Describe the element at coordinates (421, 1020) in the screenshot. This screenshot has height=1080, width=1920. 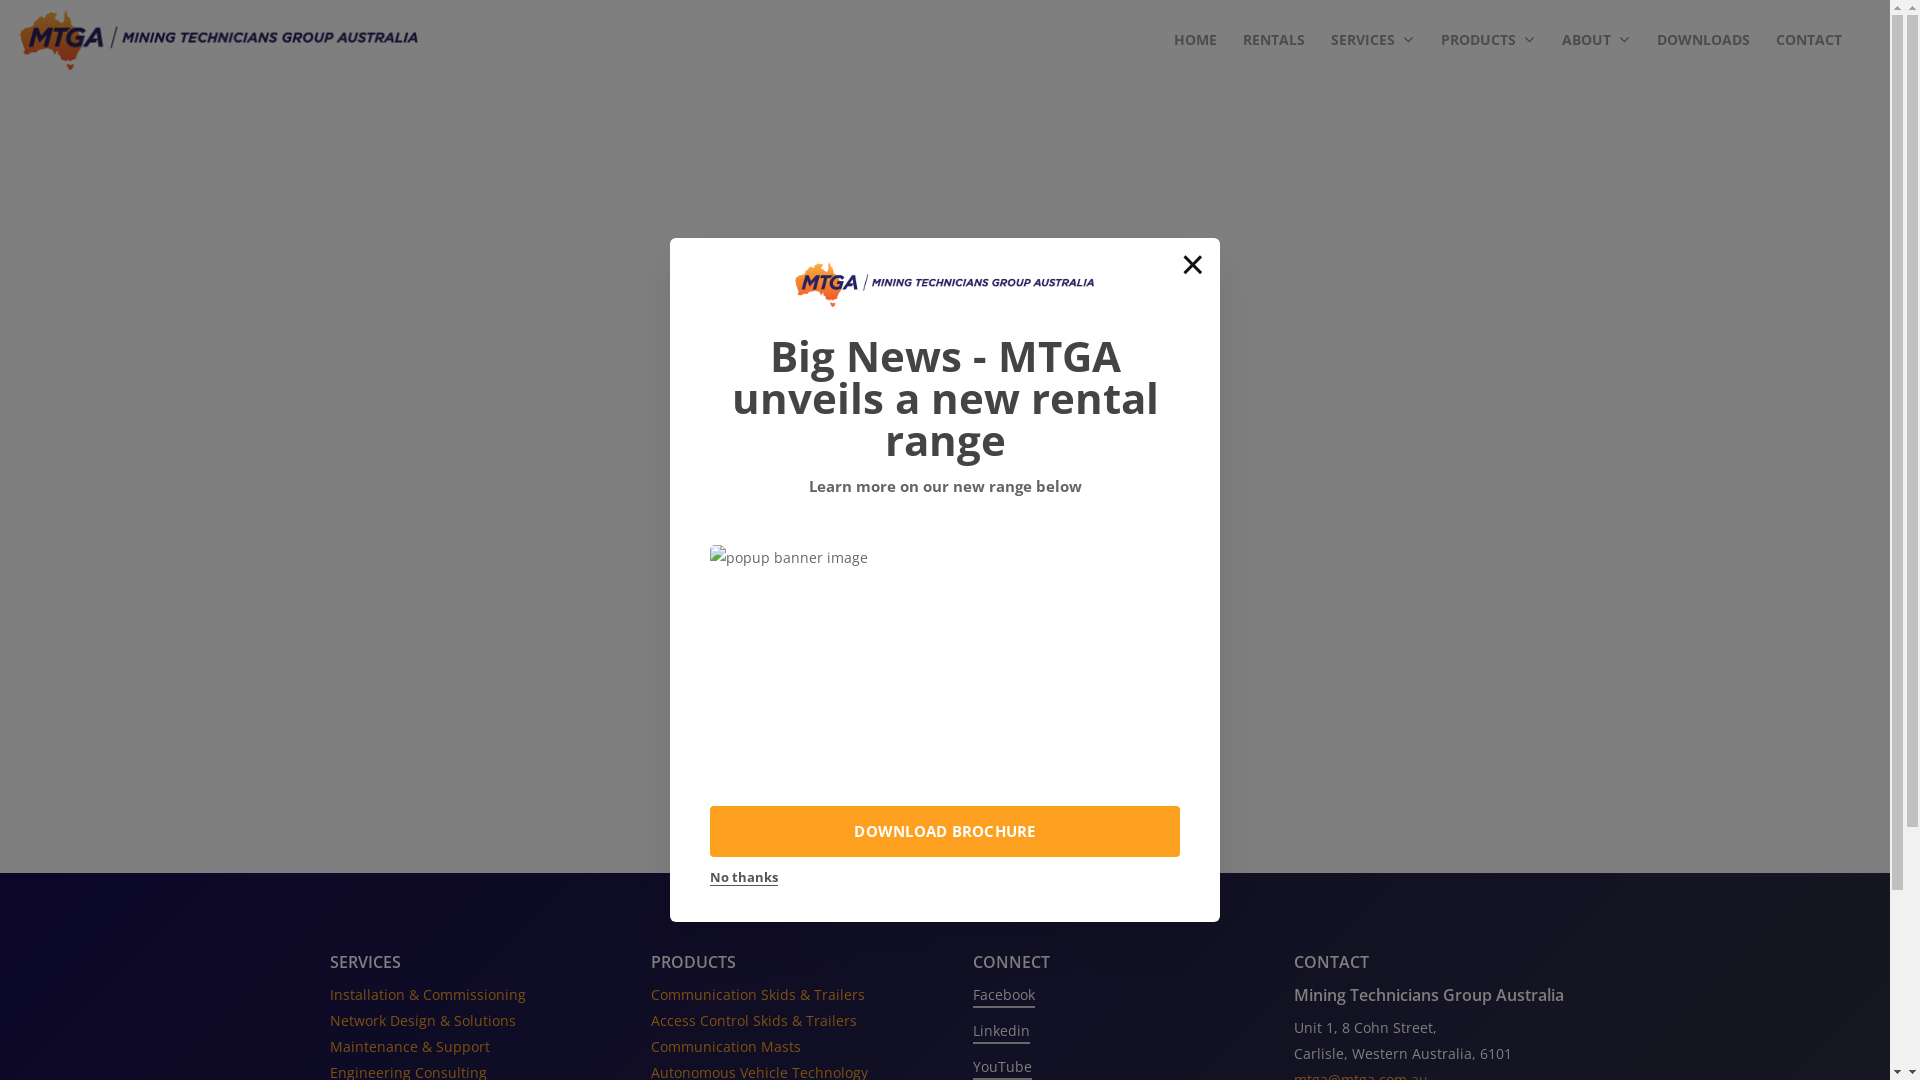
I see `'Network Design & Solutions'` at that location.